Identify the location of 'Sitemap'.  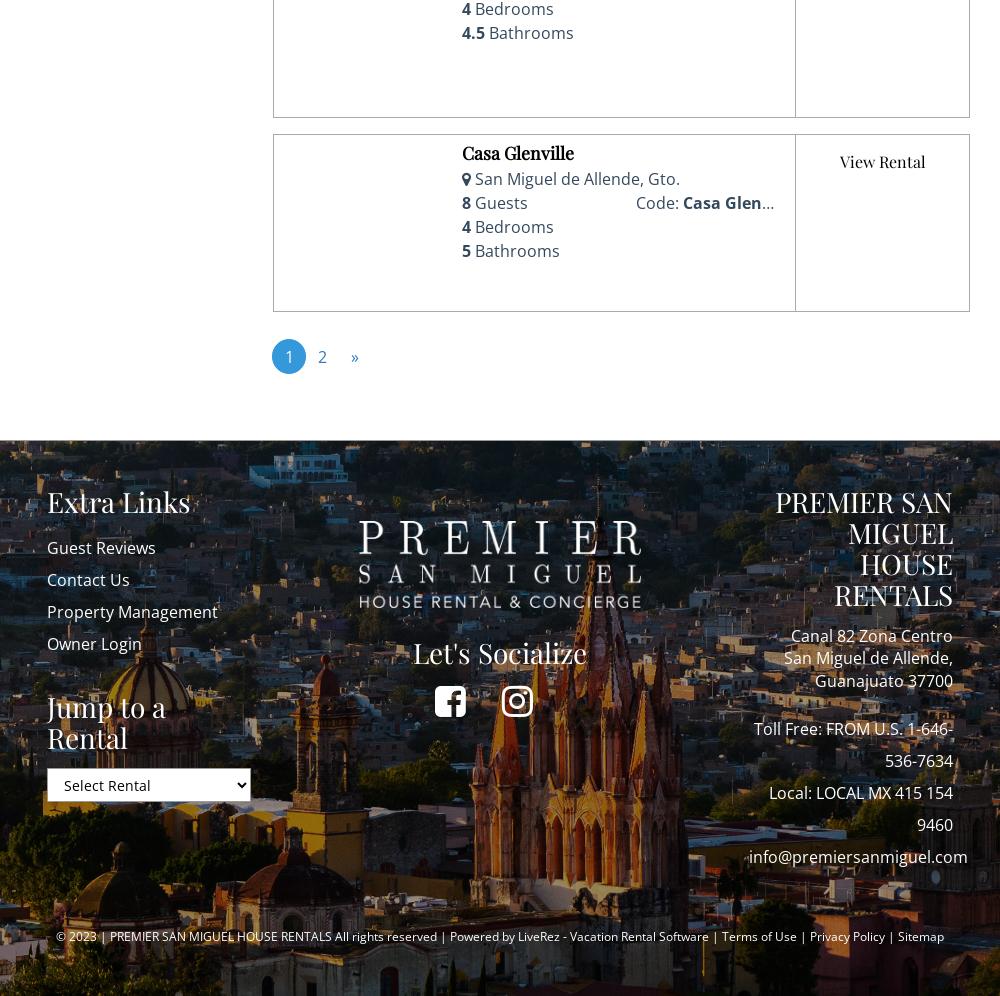
(898, 936).